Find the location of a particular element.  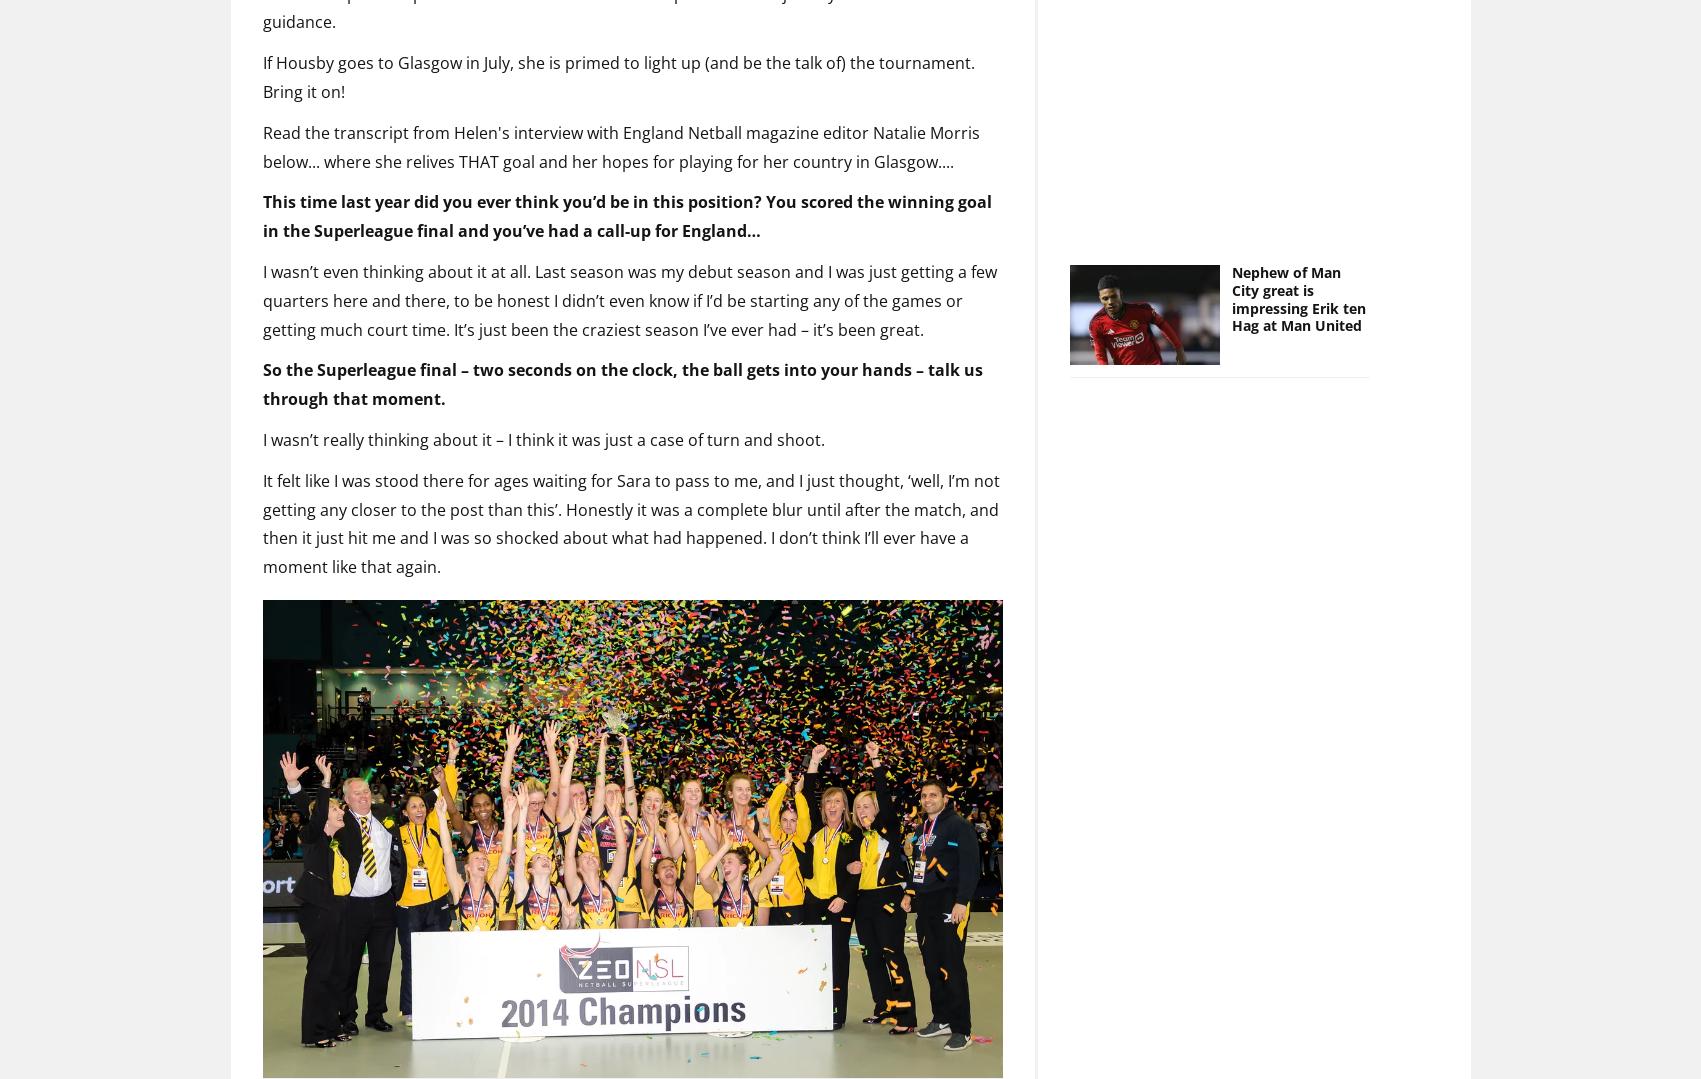

'Manchester Thunder victorious in Superleague grand final' is located at coordinates (479, 1056).